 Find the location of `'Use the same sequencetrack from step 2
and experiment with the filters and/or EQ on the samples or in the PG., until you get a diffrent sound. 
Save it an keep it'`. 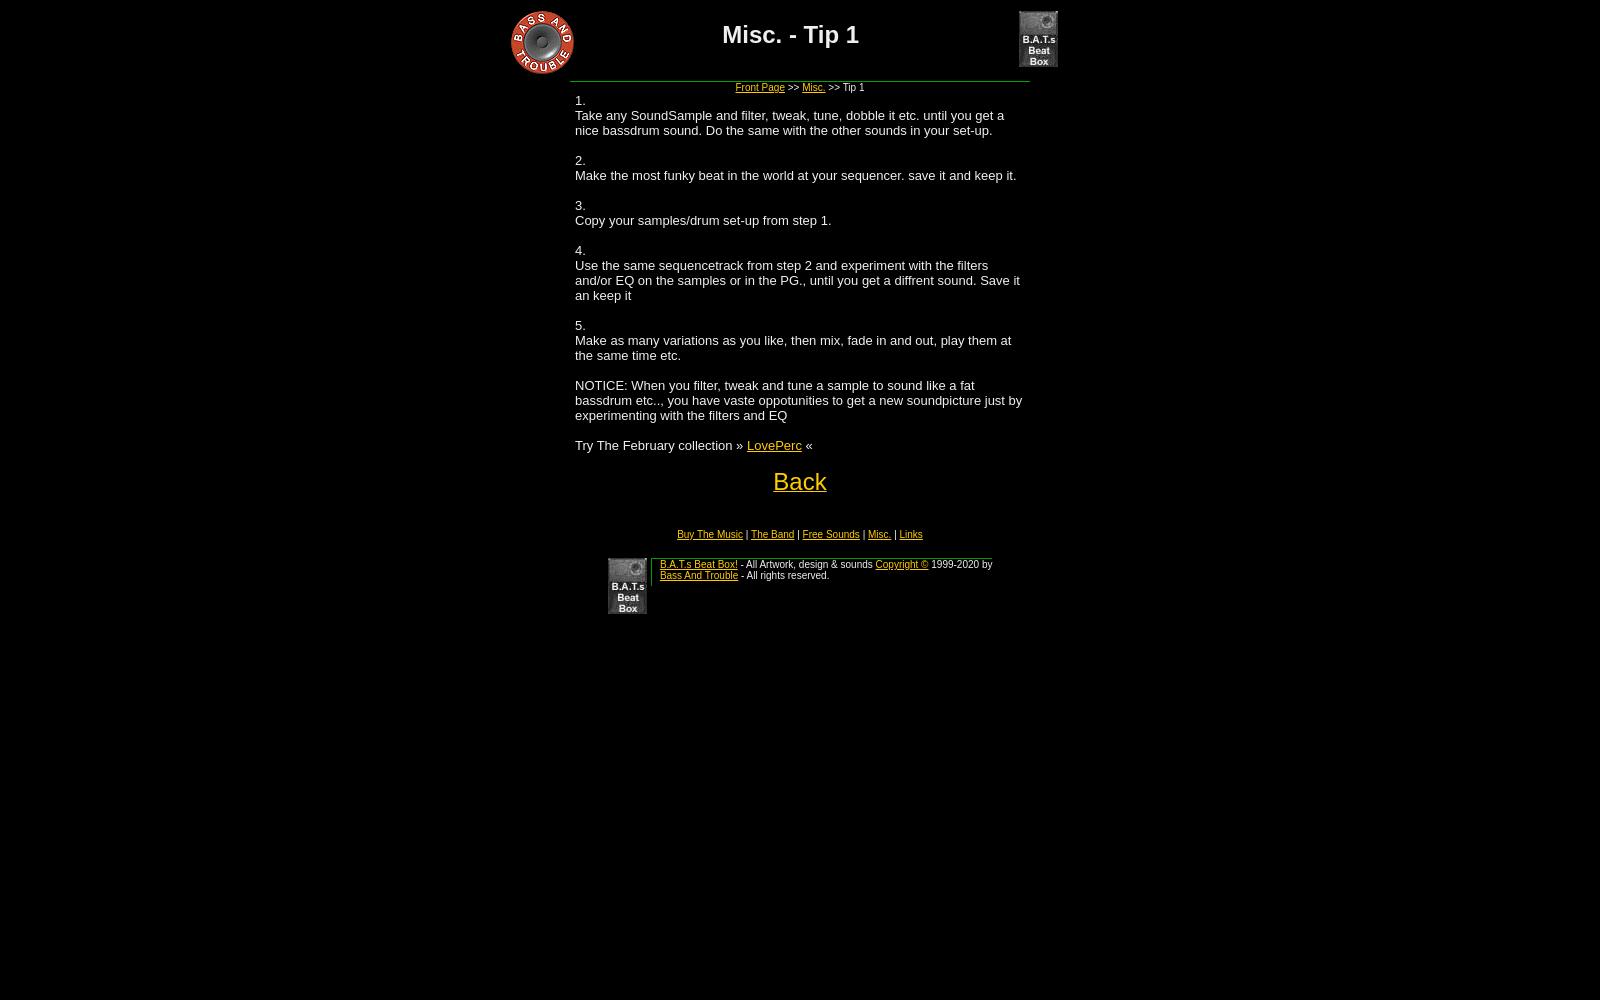

'Use the same sequencetrack from step 2
and experiment with the filters and/or EQ on the samples or in the PG., until you get a diffrent sound. 
Save it an keep it' is located at coordinates (796, 280).